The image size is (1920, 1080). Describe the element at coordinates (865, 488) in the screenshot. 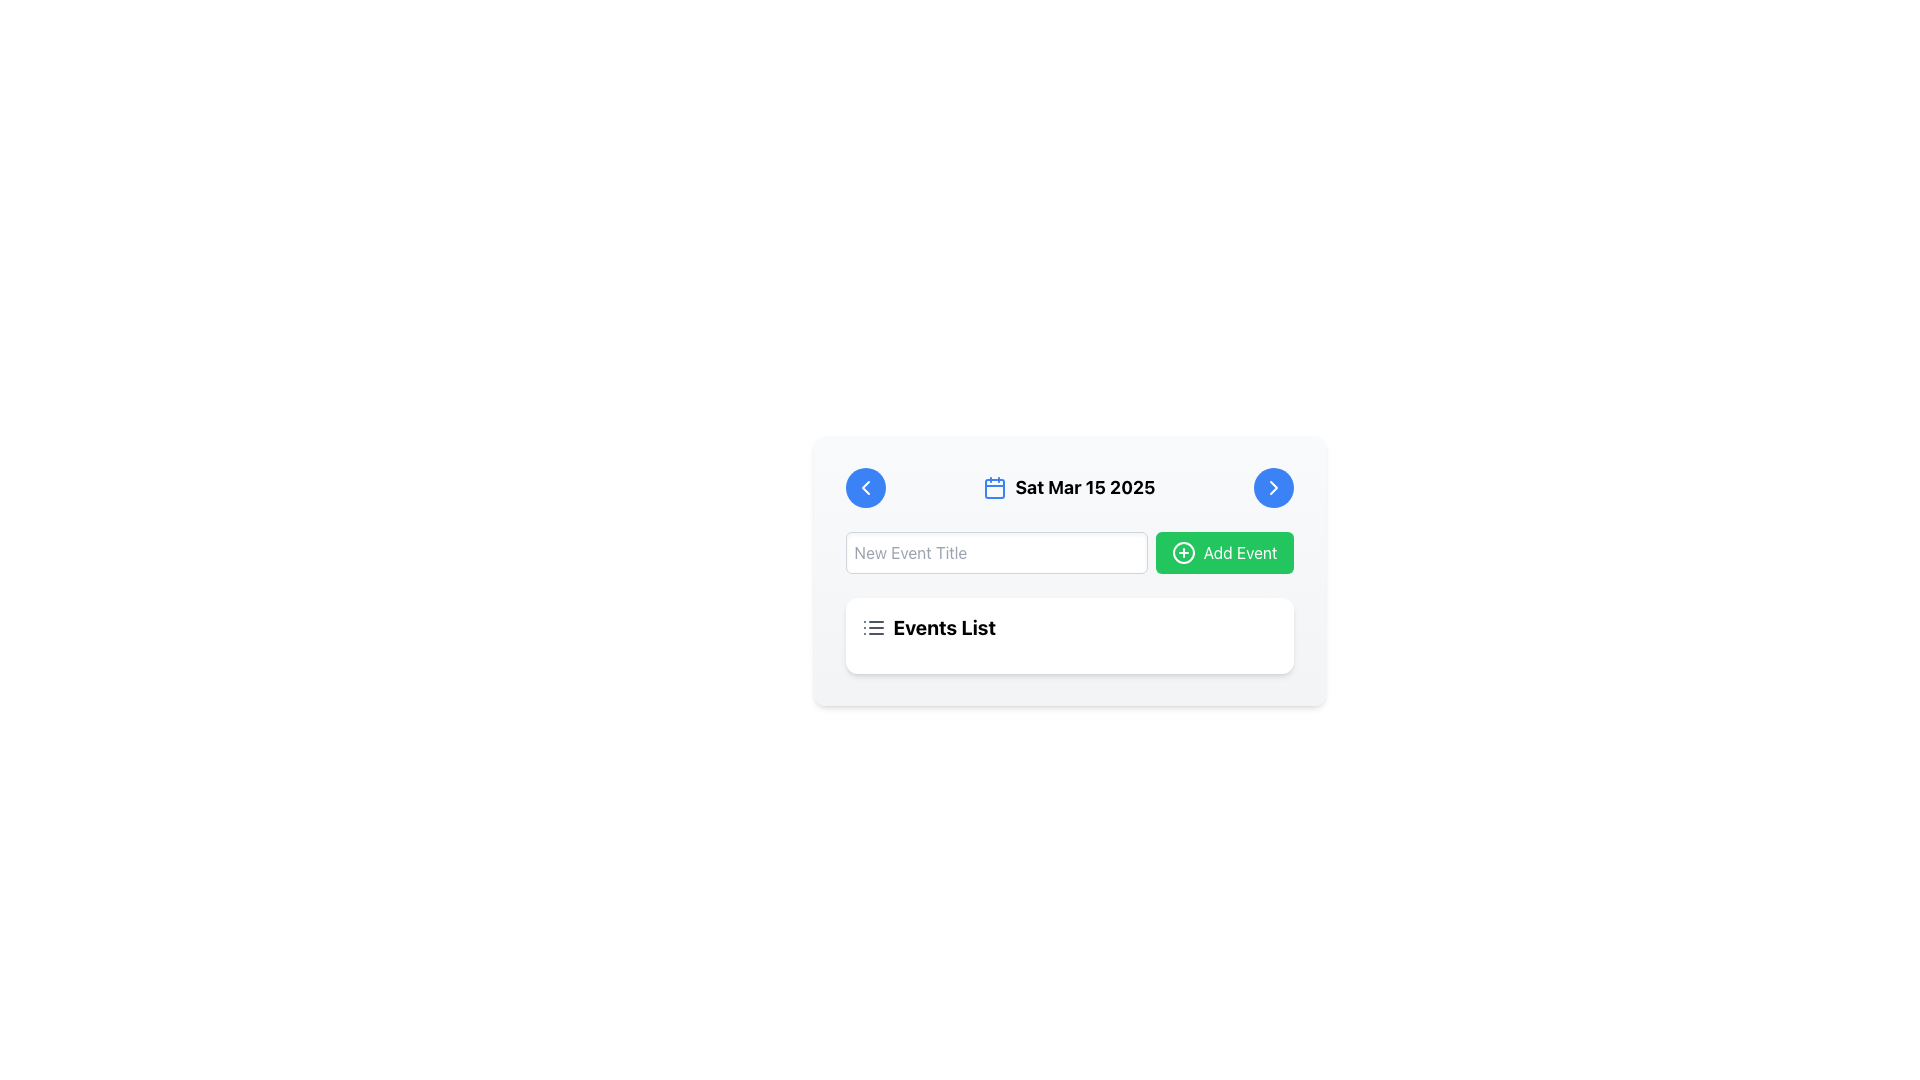

I see `the navigation button located on the left side before the 'Sat Mar 15 2025' text` at that location.